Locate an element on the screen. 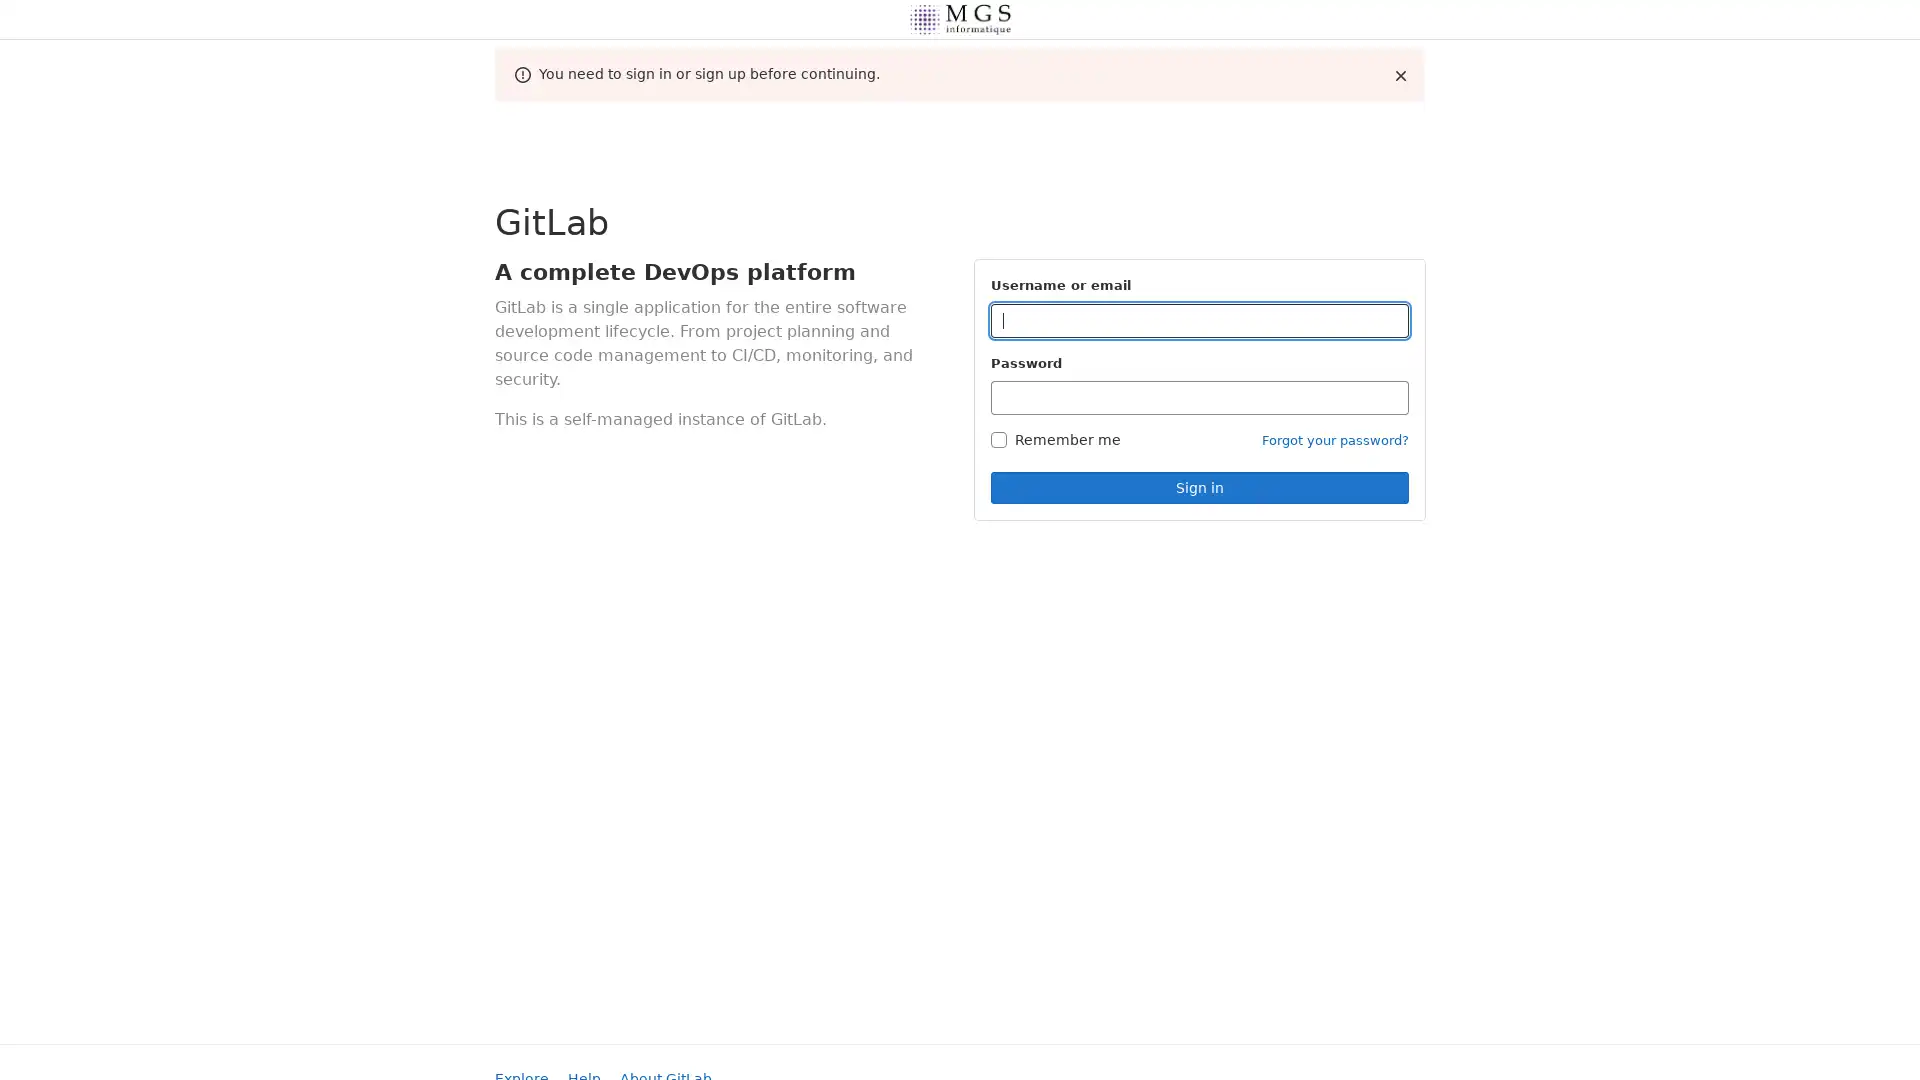 This screenshot has height=1080, width=1920. Sign in is located at coordinates (1200, 488).